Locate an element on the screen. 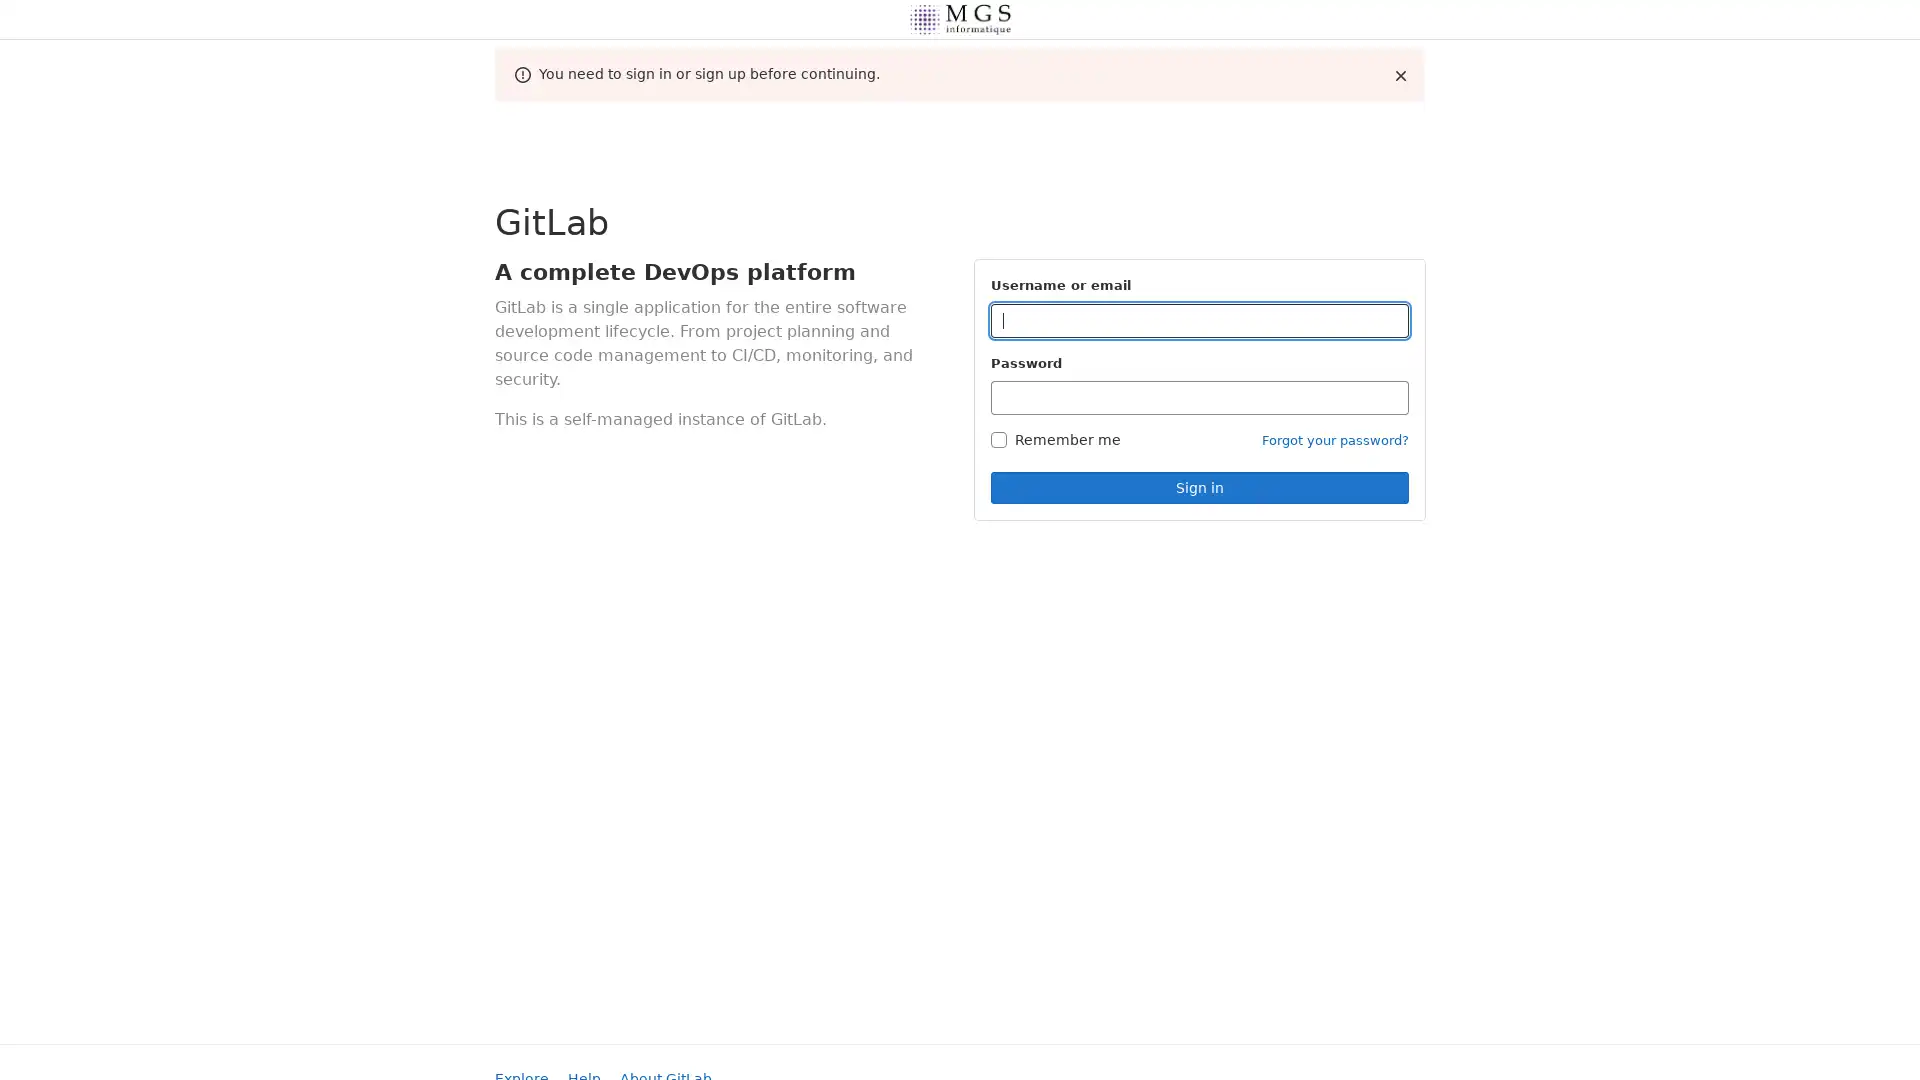 This screenshot has height=1080, width=1920. Sign in is located at coordinates (1200, 488).